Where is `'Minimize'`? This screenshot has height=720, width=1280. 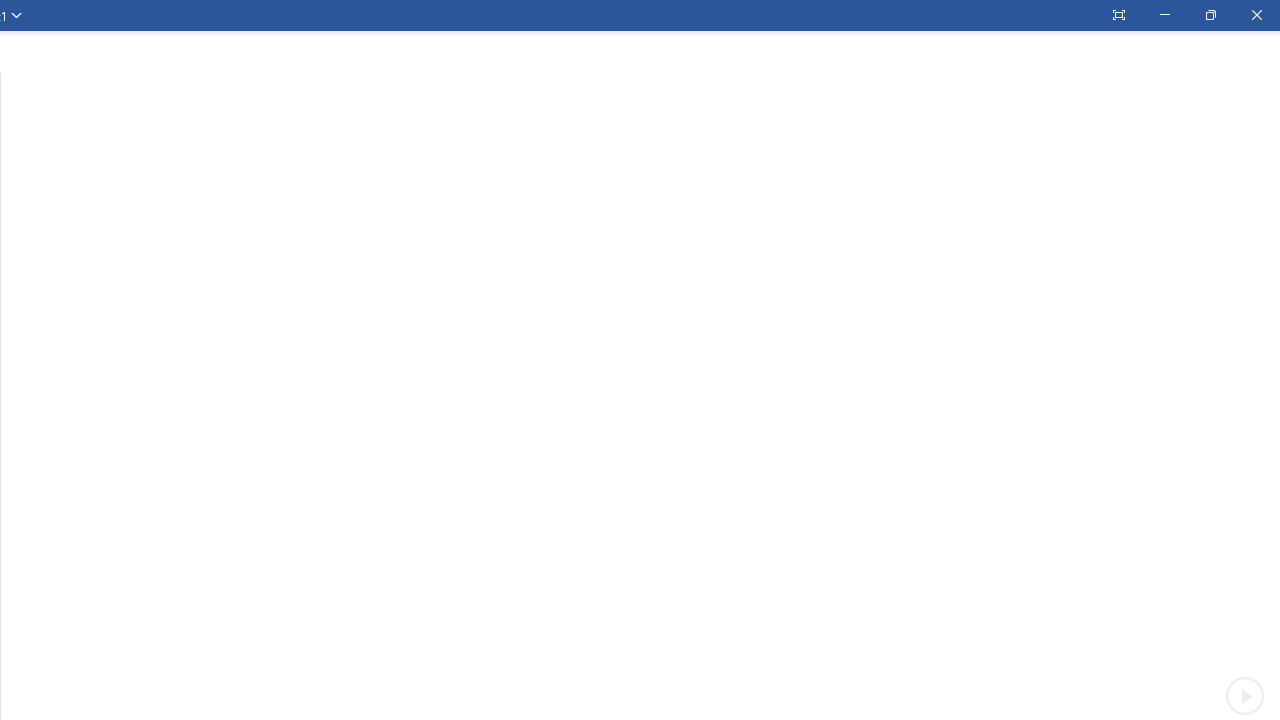 'Minimize' is located at coordinates (1164, 15).